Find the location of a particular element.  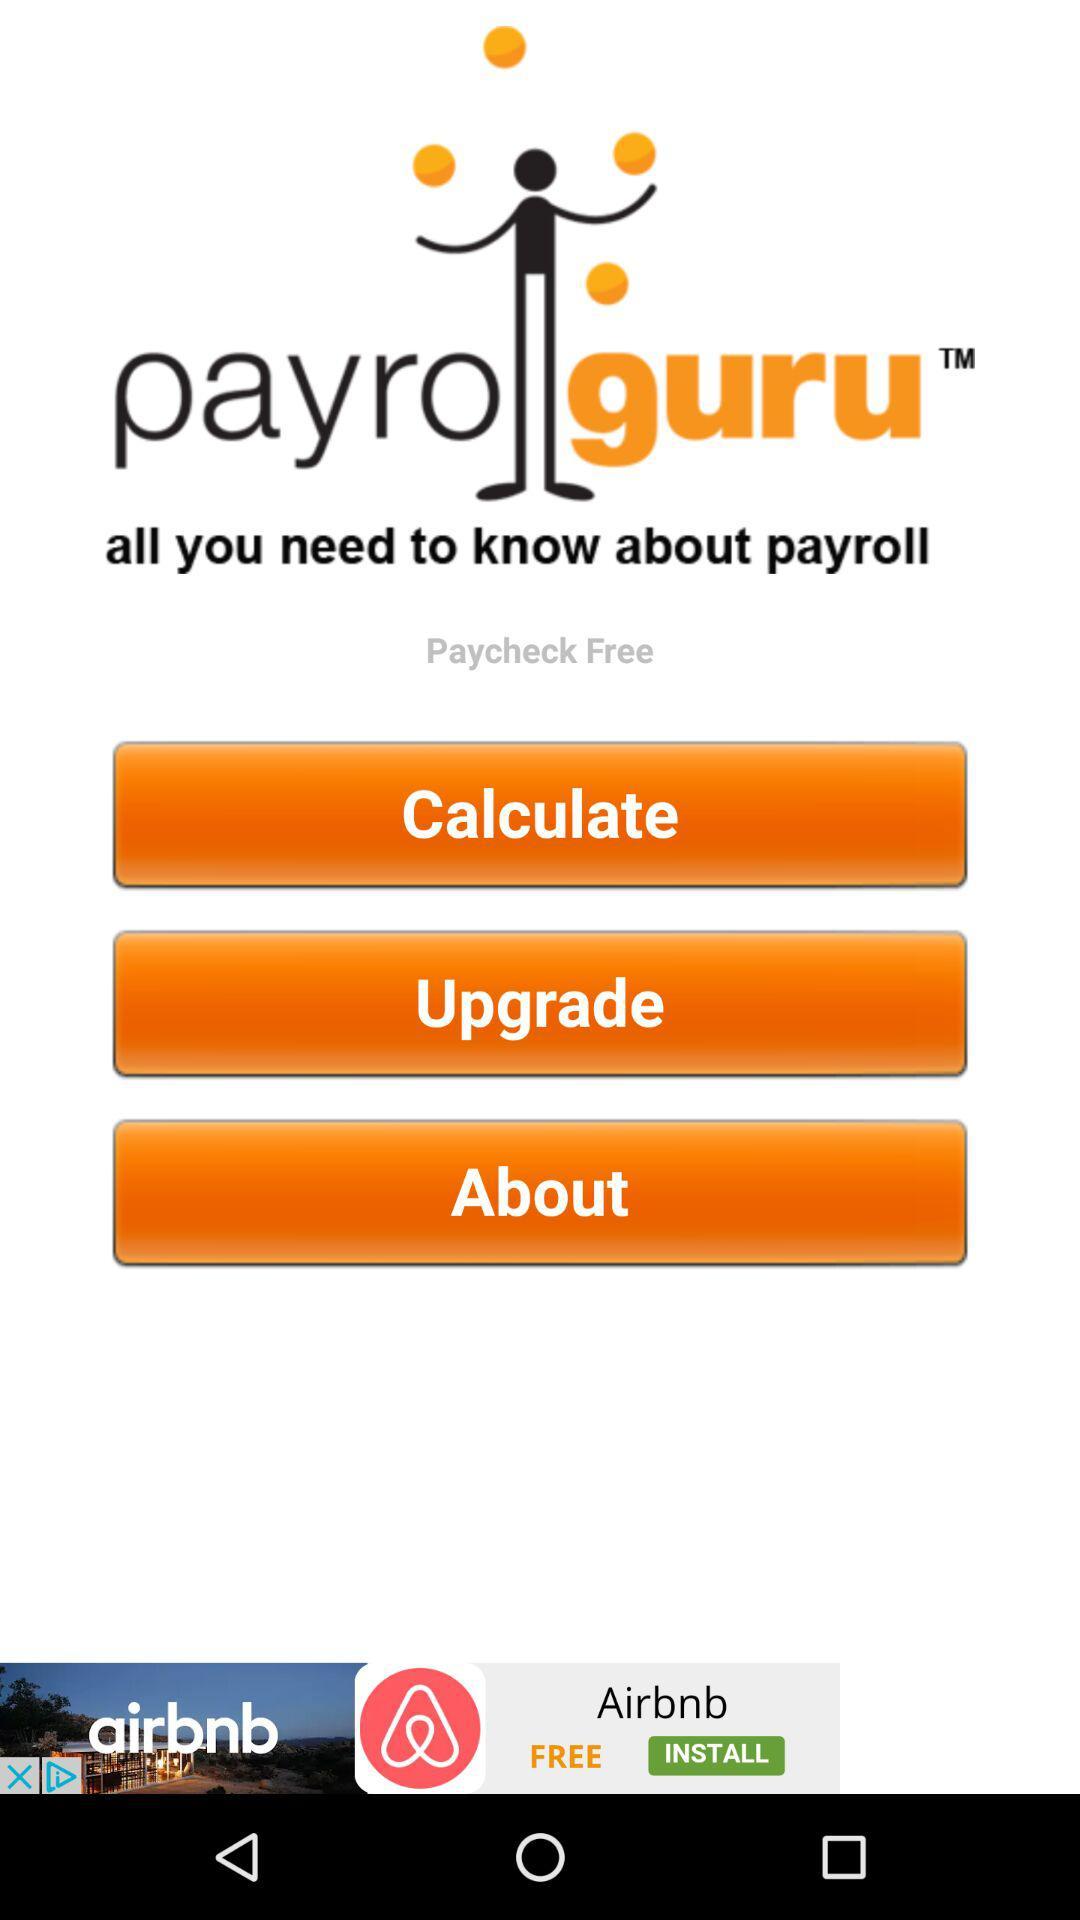

click advertisement is located at coordinates (419, 1727).